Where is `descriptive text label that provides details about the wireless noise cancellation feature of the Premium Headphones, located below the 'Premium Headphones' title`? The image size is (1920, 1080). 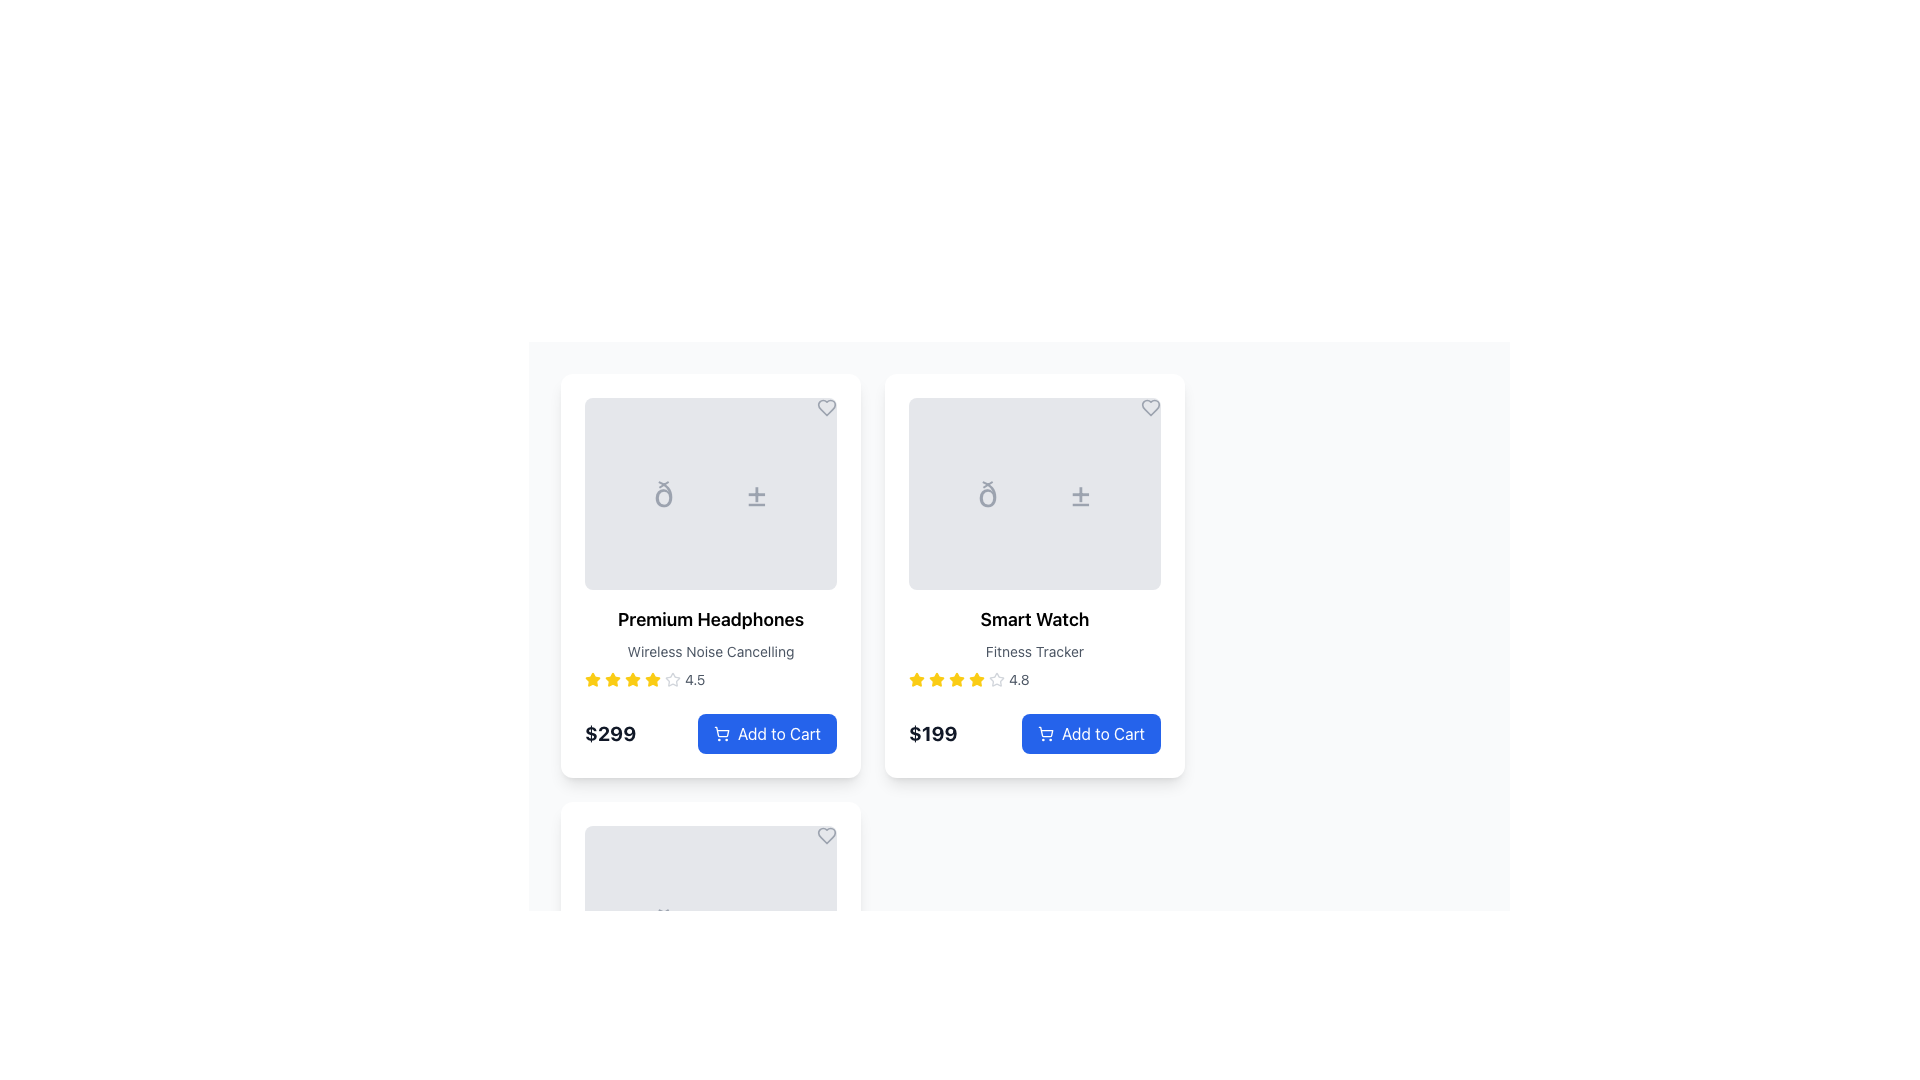
descriptive text label that provides details about the wireless noise cancellation feature of the Premium Headphones, located below the 'Premium Headphones' title is located at coordinates (710, 651).